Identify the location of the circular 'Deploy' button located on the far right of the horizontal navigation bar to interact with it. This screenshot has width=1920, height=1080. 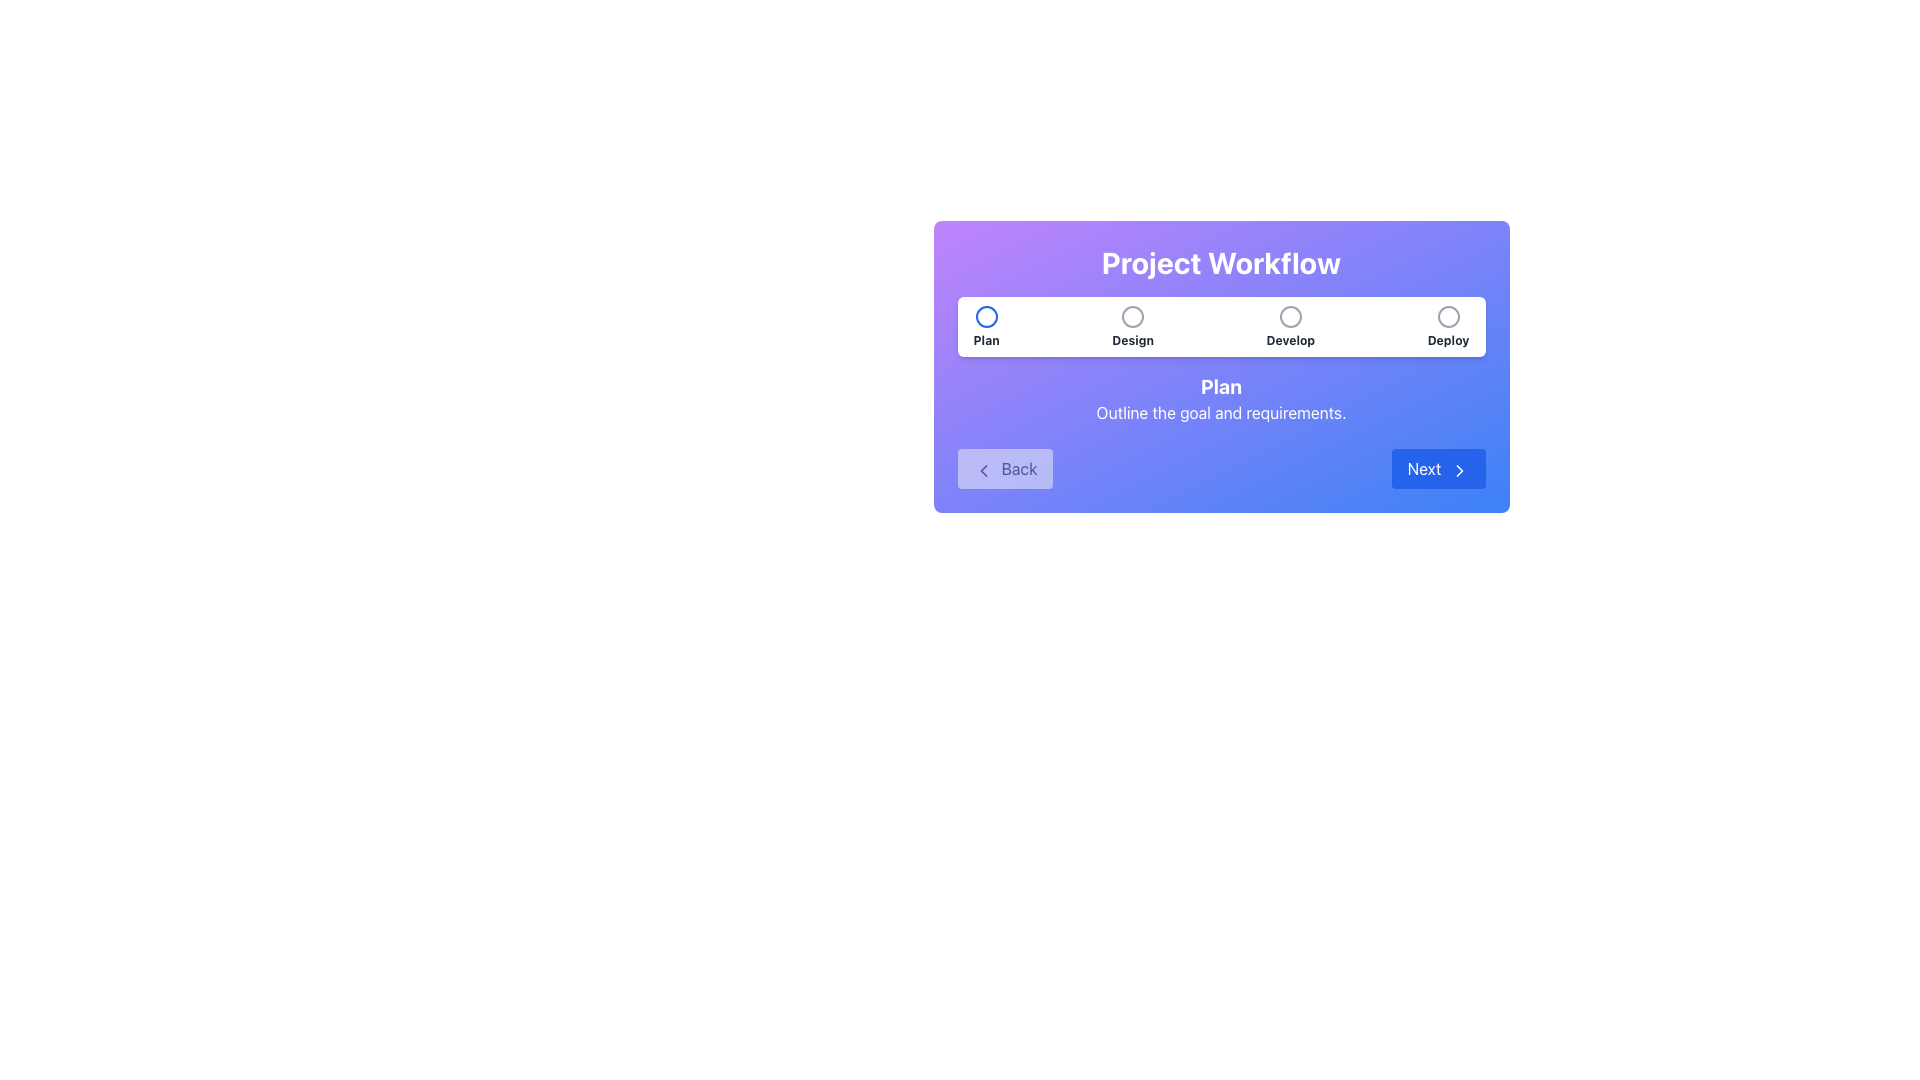
(1448, 315).